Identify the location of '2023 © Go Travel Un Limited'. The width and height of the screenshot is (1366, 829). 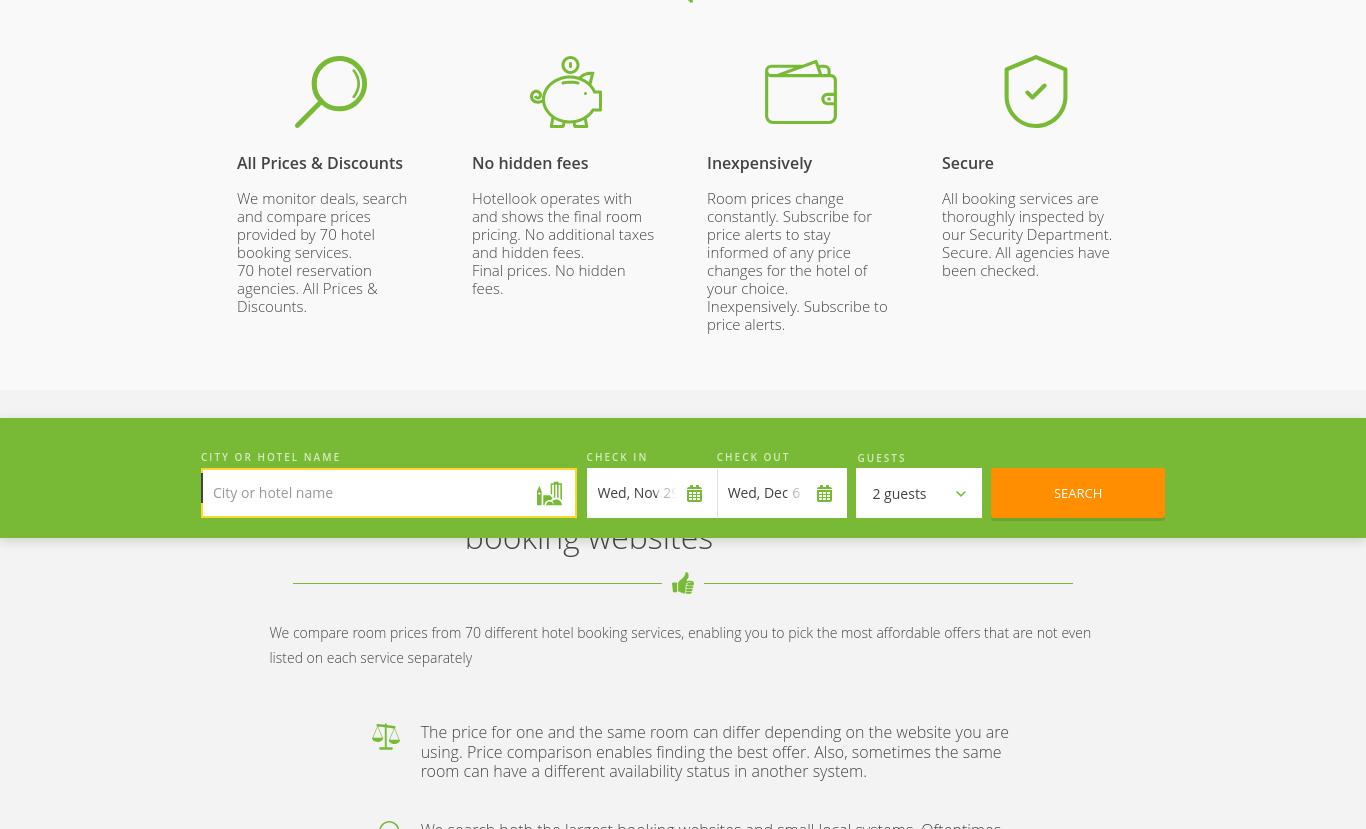
(269, 264).